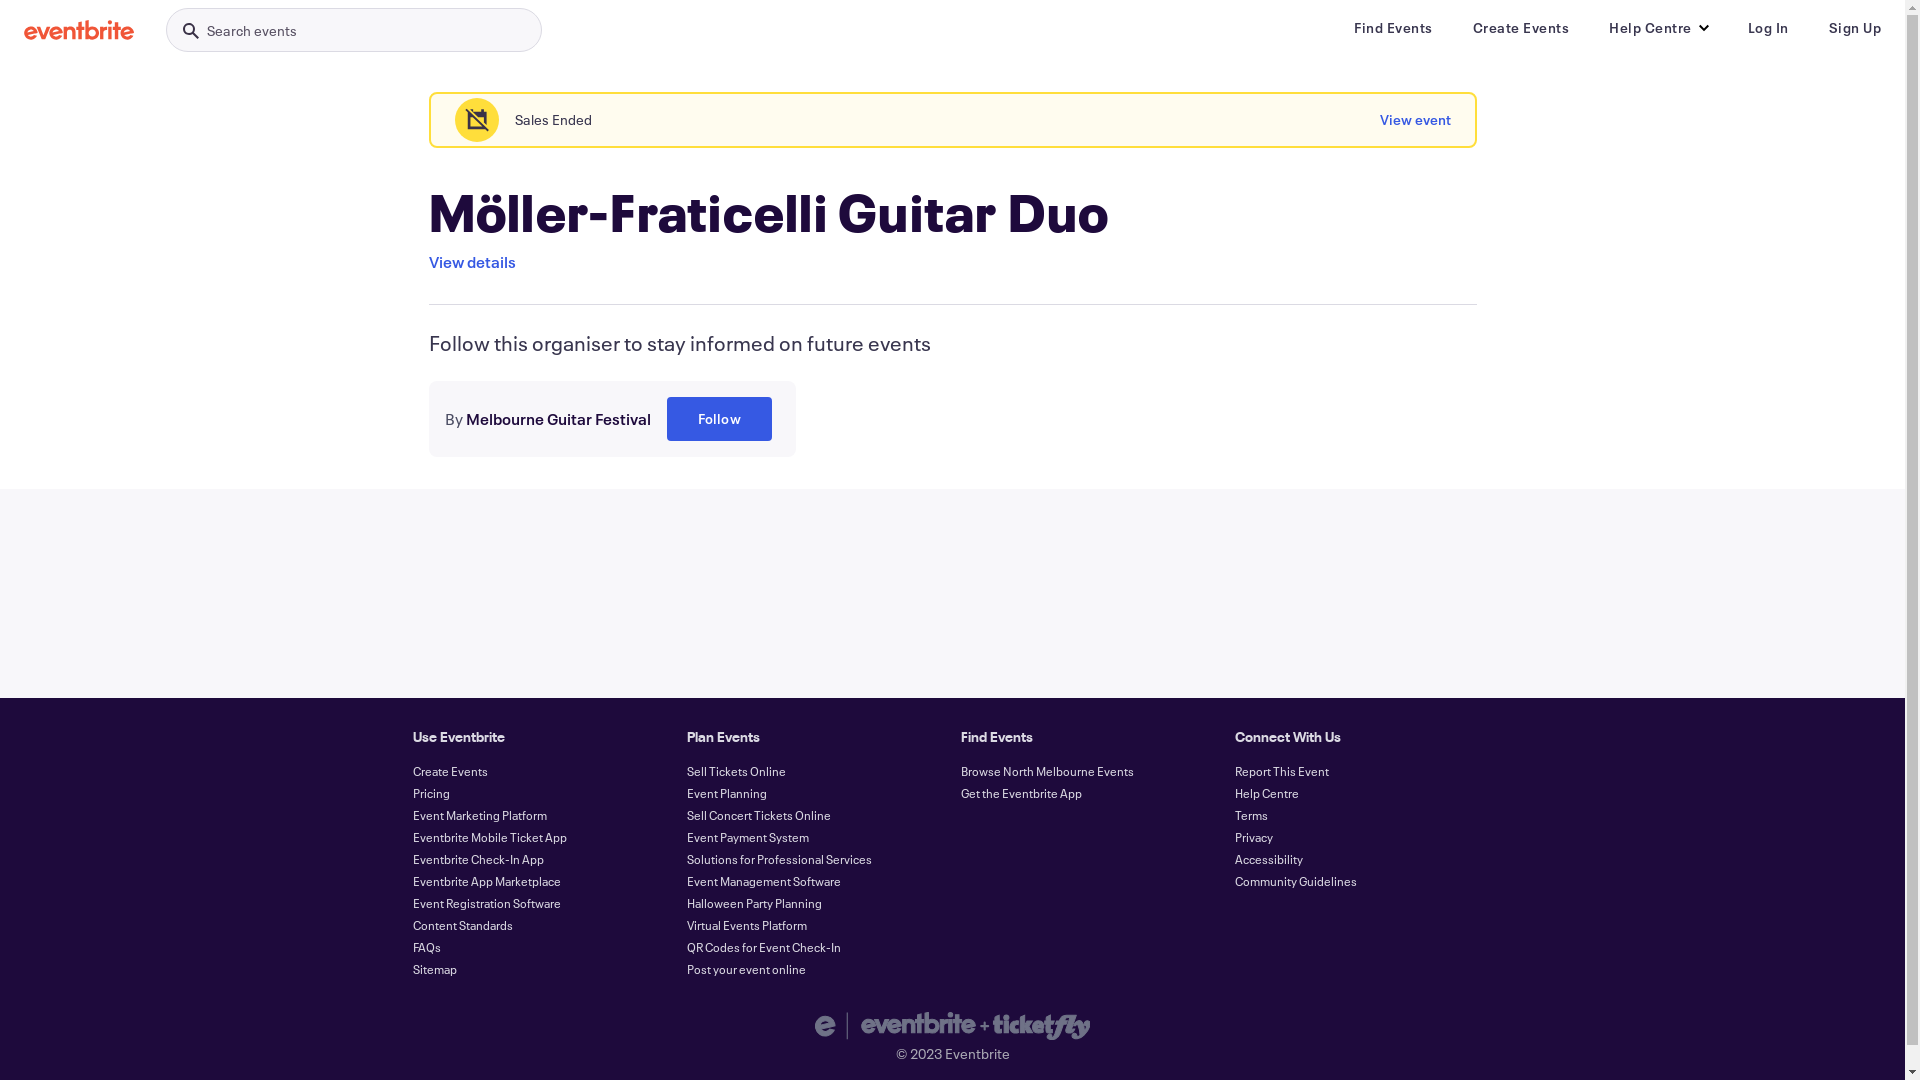 This screenshot has height=1080, width=1920. What do you see at coordinates (762, 879) in the screenshot?
I see `'Event Management Software'` at bounding box center [762, 879].